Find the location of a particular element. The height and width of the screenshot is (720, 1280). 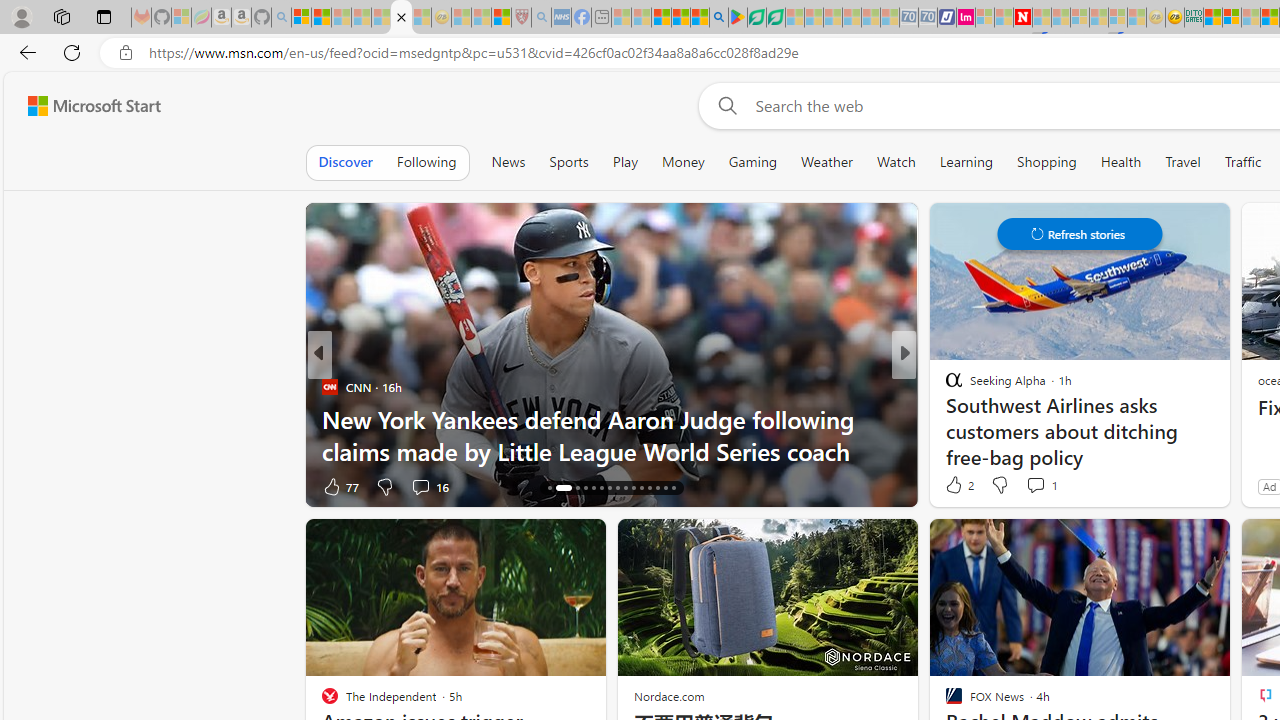

'71 Like' is located at coordinates (955, 486).